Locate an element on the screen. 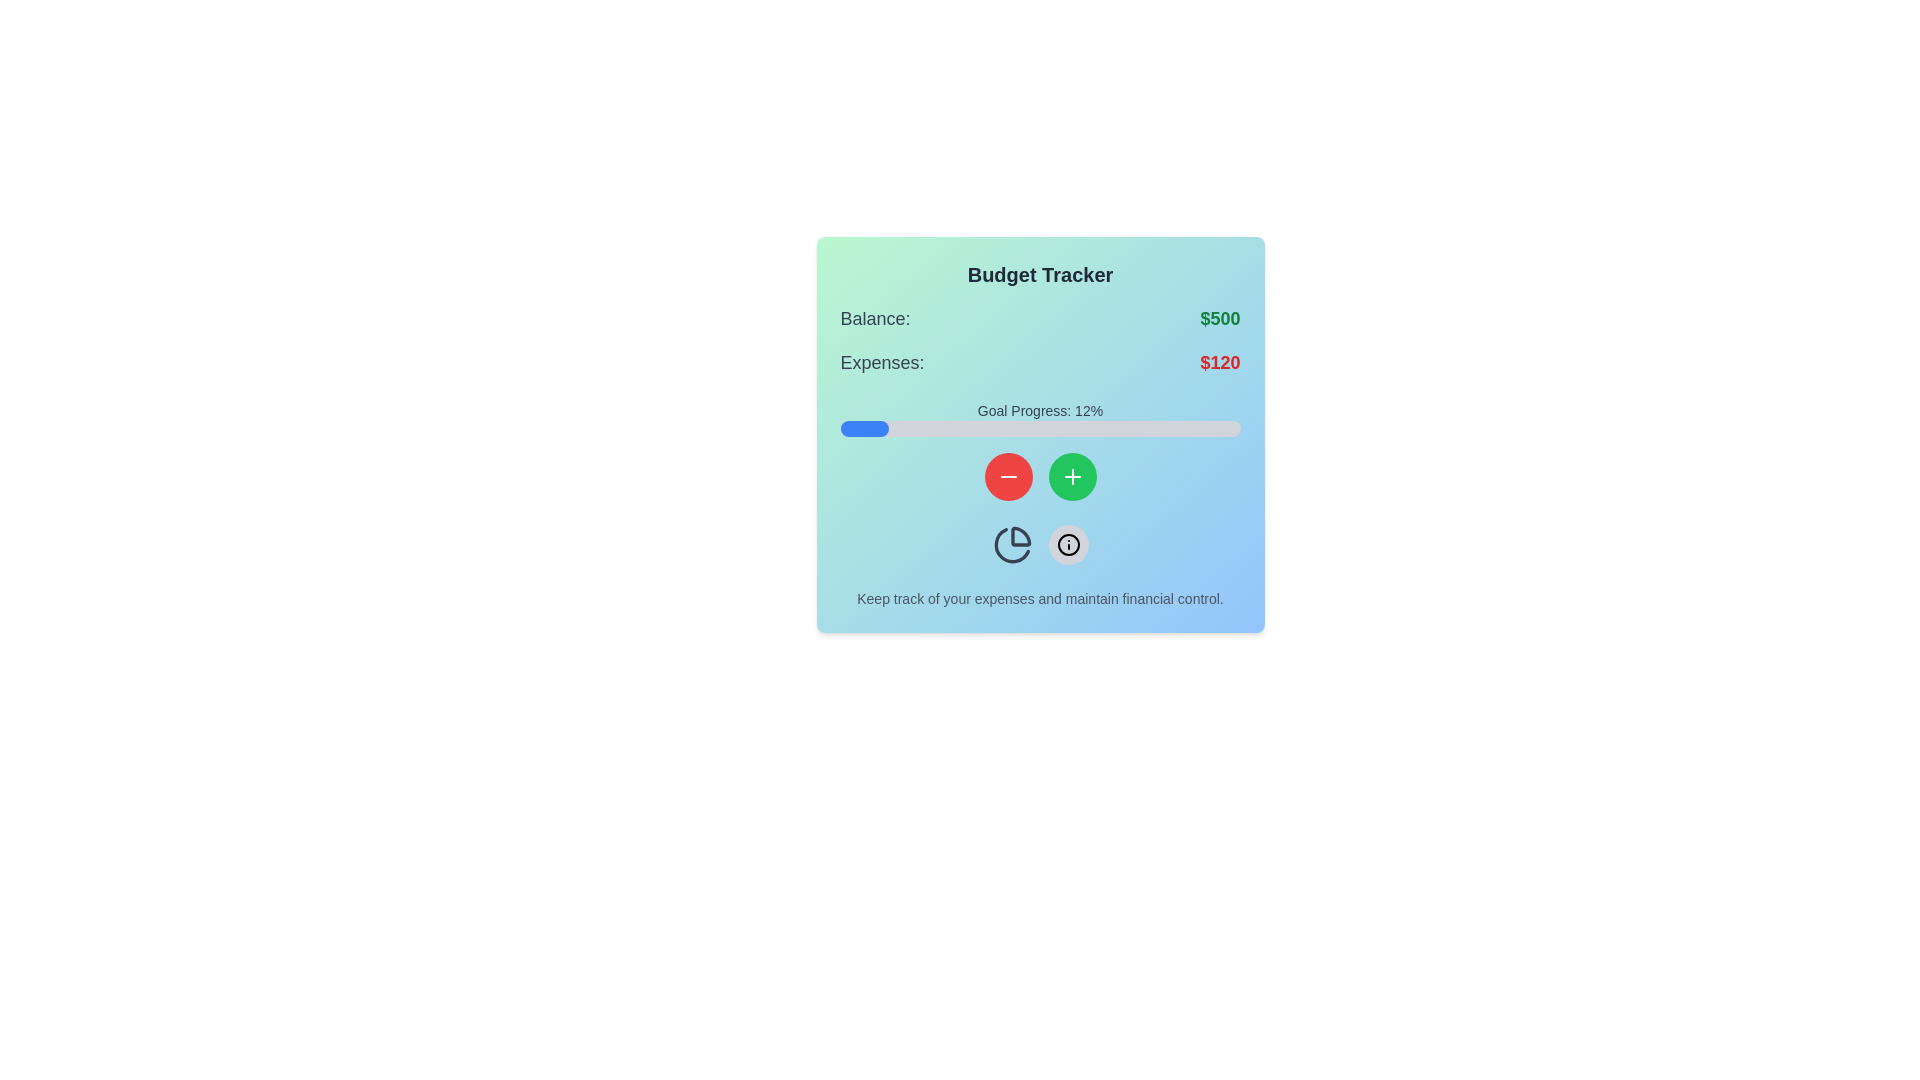 The width and height of the screenshot is (1920, 1080). the red button in the button group of the 'Budget Tracker' card interface to decrease the value is located at coordinates (1040, 477).